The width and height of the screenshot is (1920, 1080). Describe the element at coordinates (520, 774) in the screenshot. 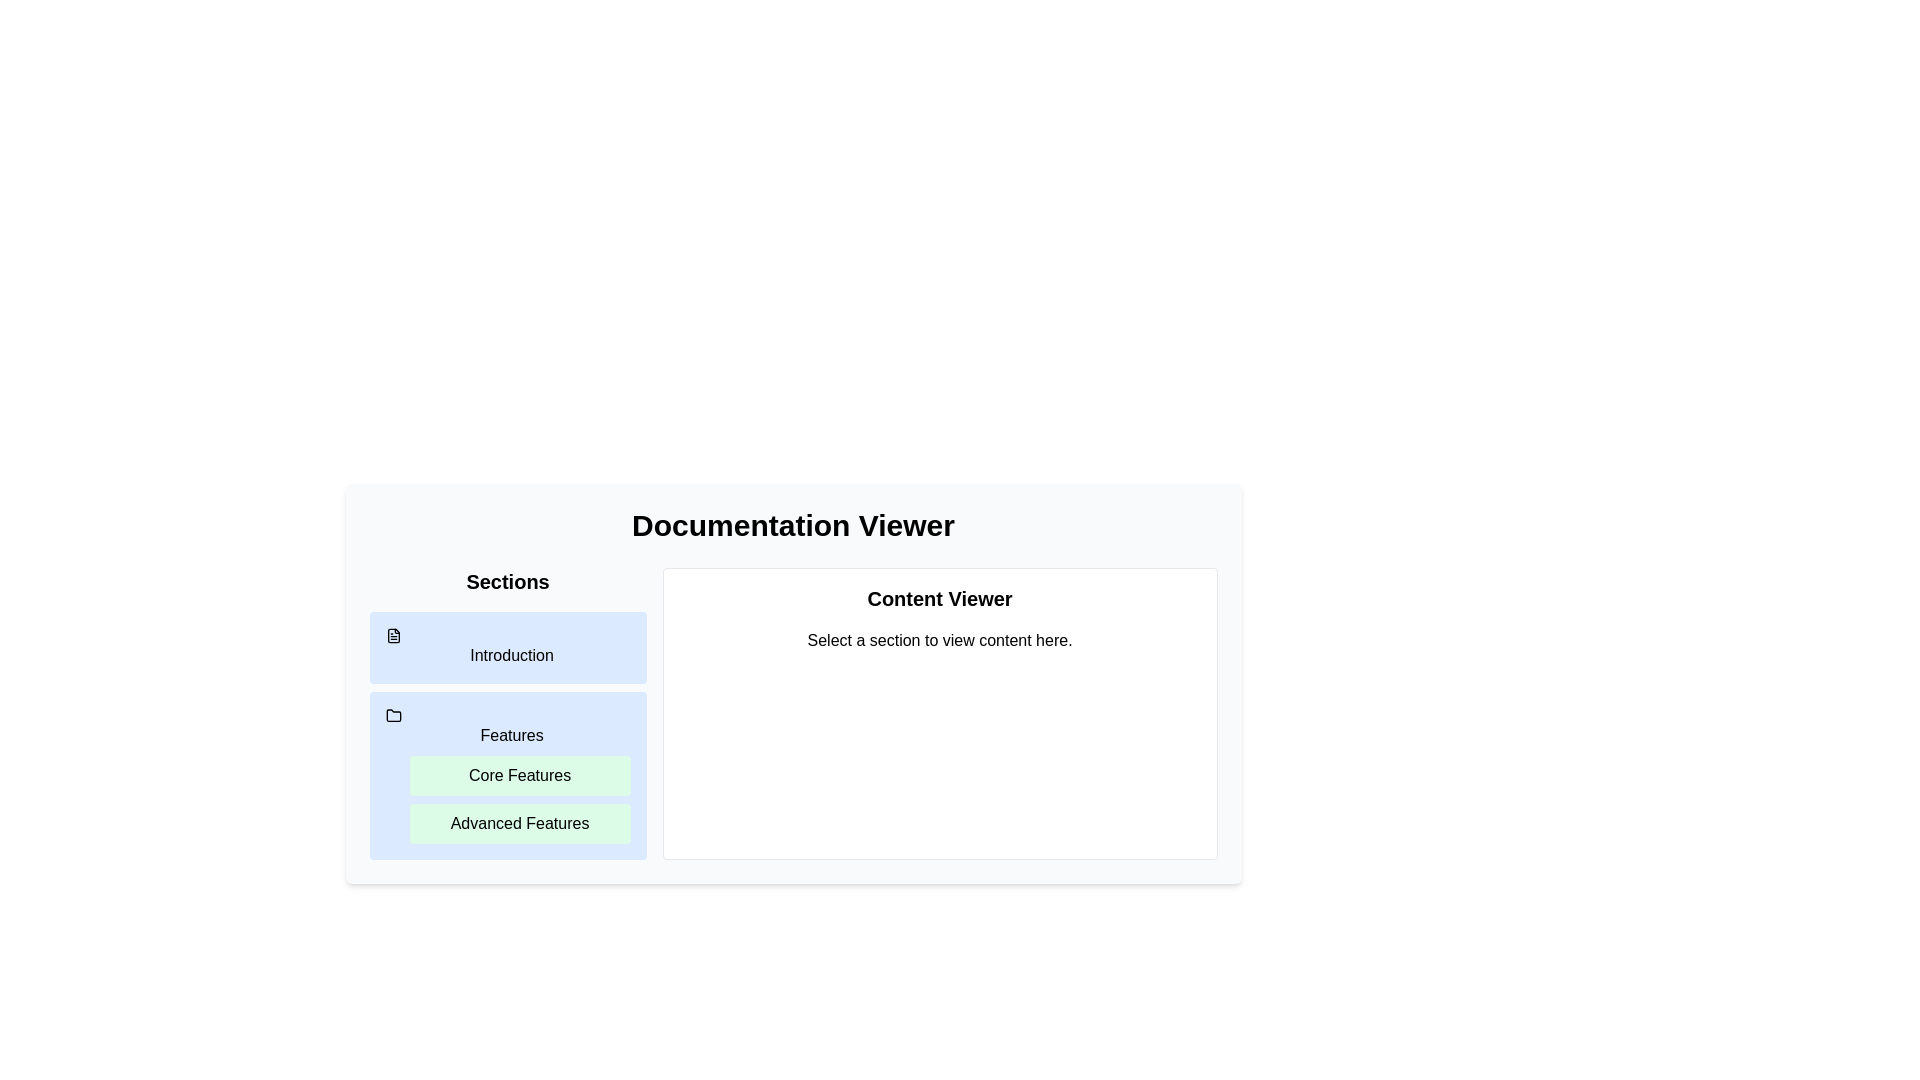

I see `the 'Core Features' navigation button in the left-hand sidebar` at that location.